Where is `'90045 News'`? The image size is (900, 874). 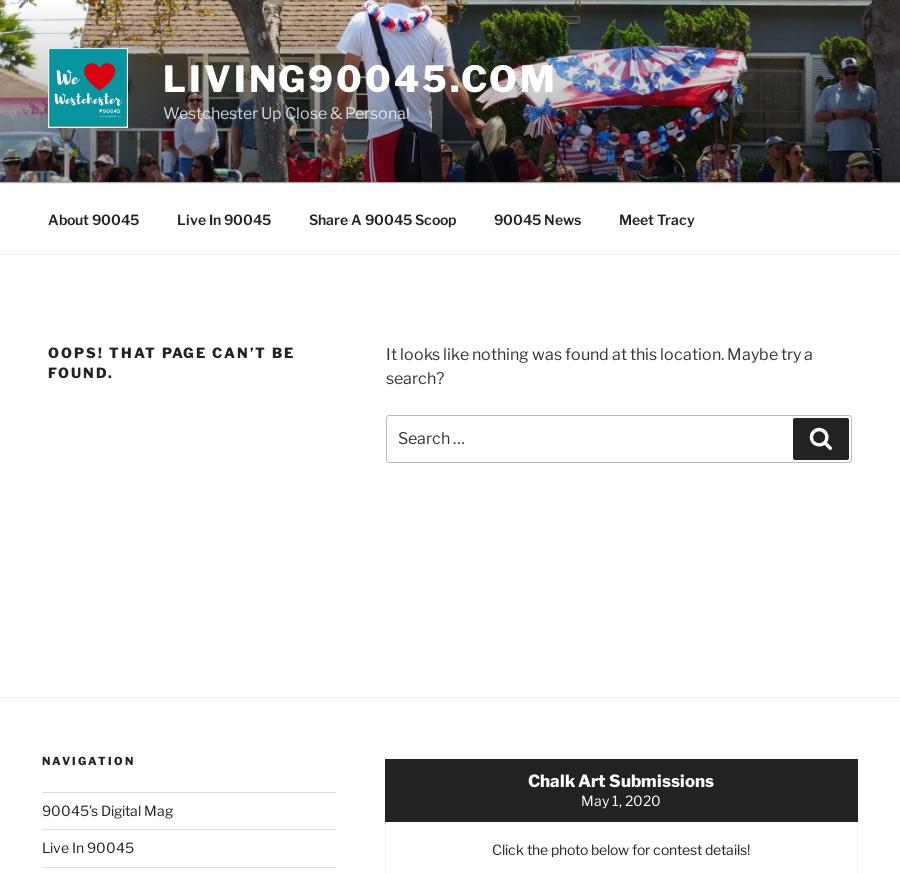
'90045 News' is located at coordinates (535, 217).